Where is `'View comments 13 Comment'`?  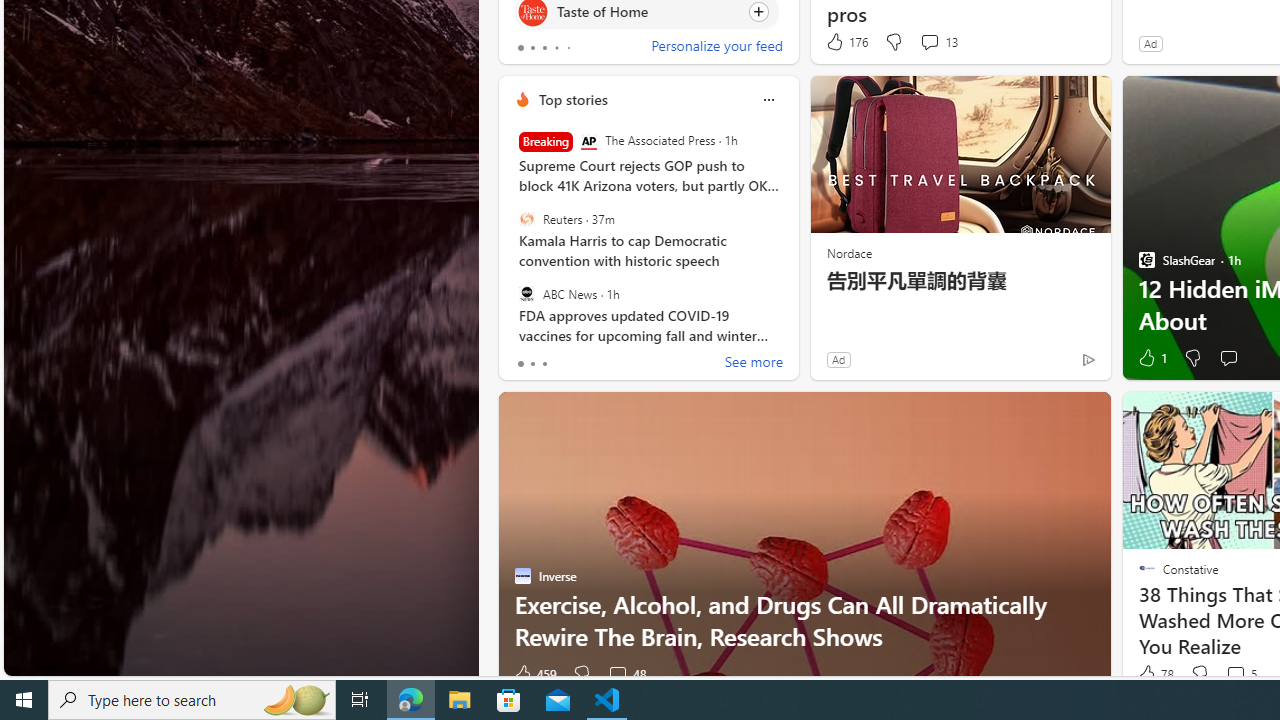
'View comments 13 Comment' is located at coordinates (937, 42).